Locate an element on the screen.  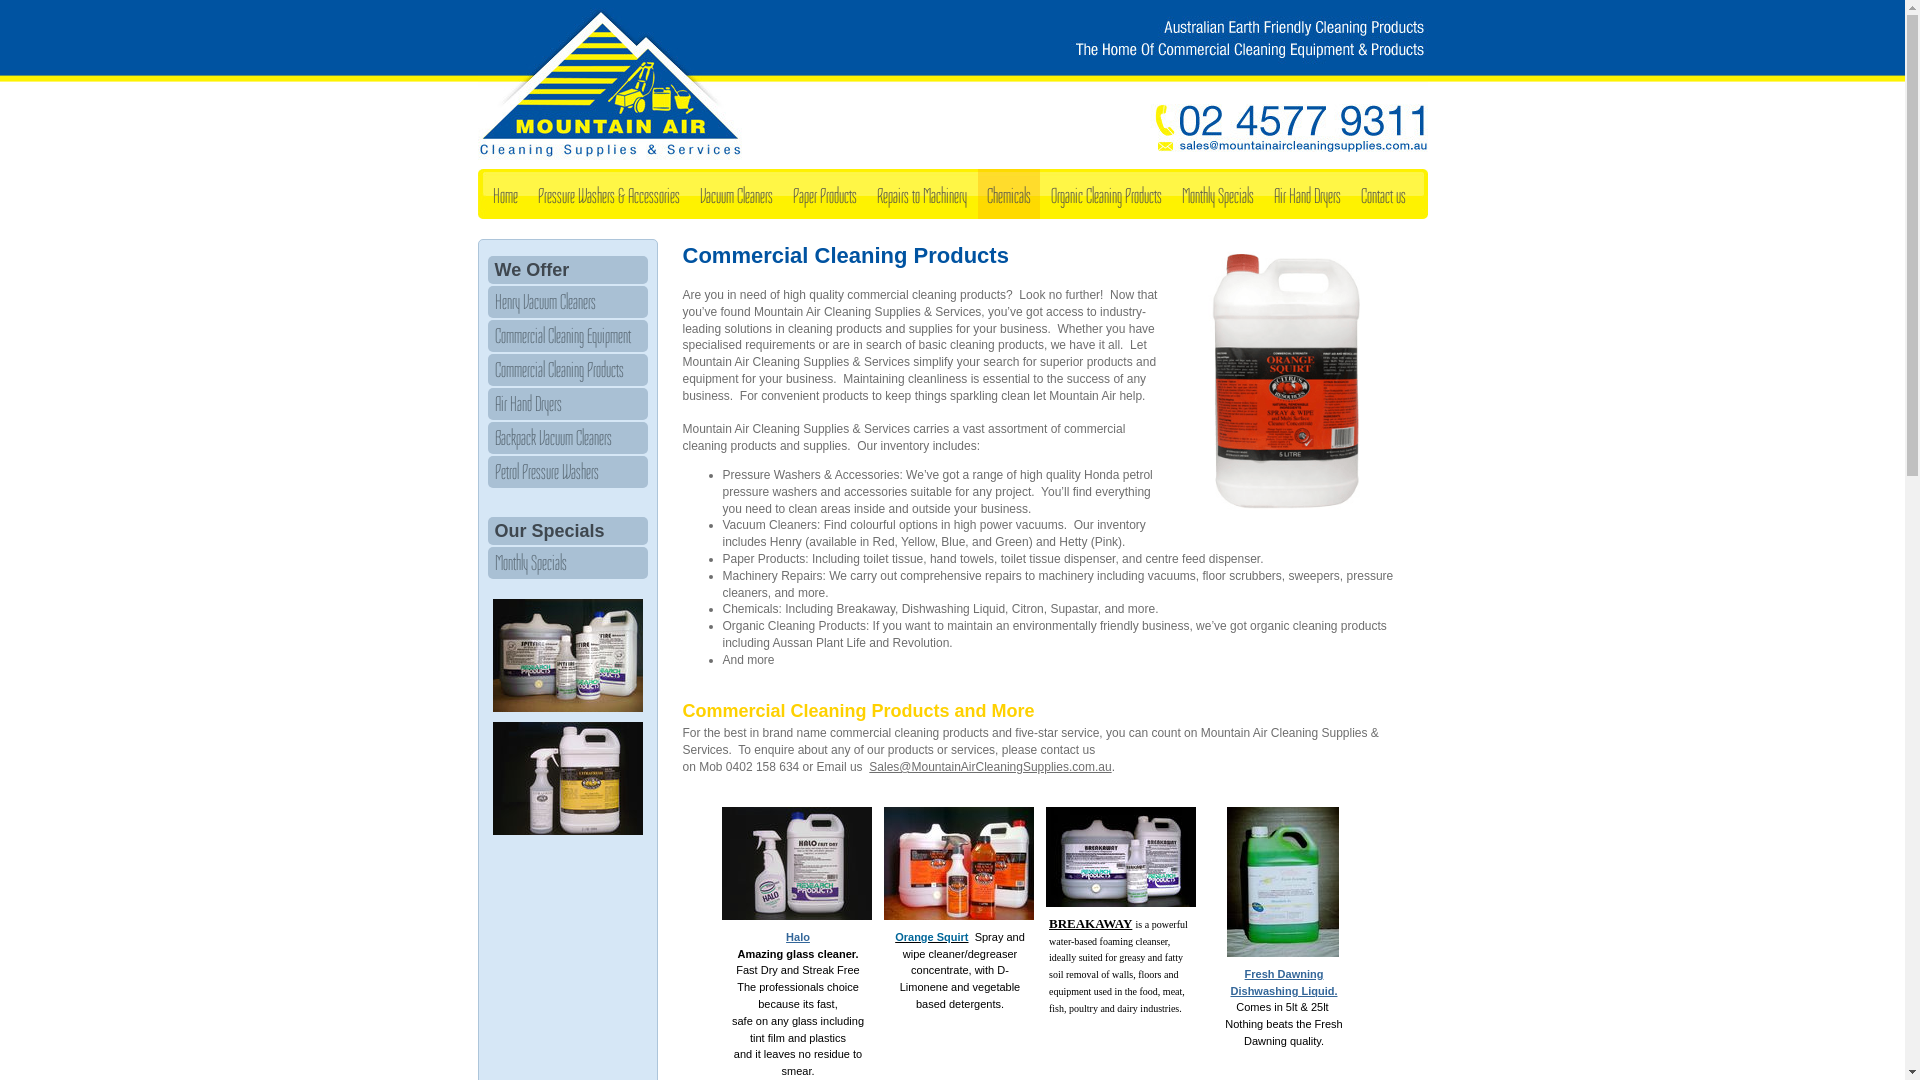
'Chemicals' is located at coordinates (1008, 193).